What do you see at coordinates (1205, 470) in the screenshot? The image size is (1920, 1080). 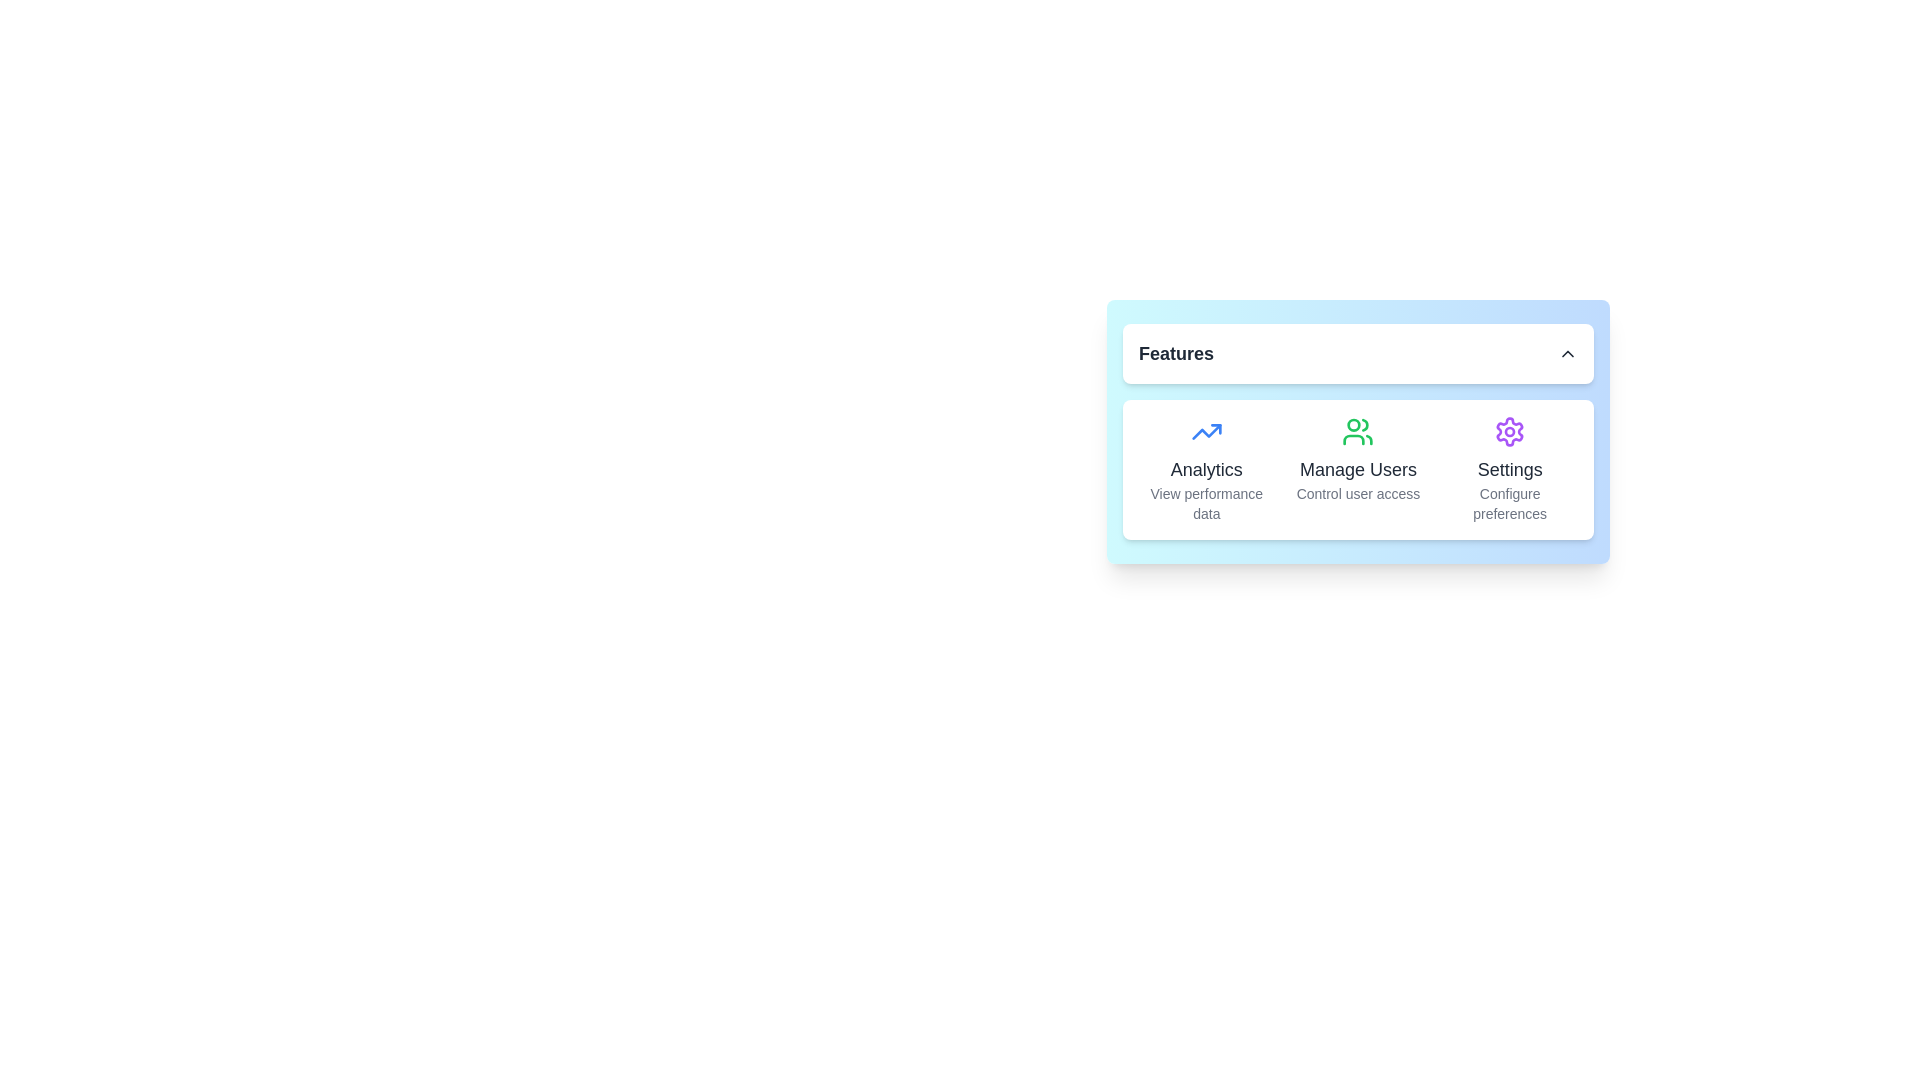 I see `the 'Analytics' text label, which serves as a title indicating the associated feature or section` at bounding box center [1205, 470].